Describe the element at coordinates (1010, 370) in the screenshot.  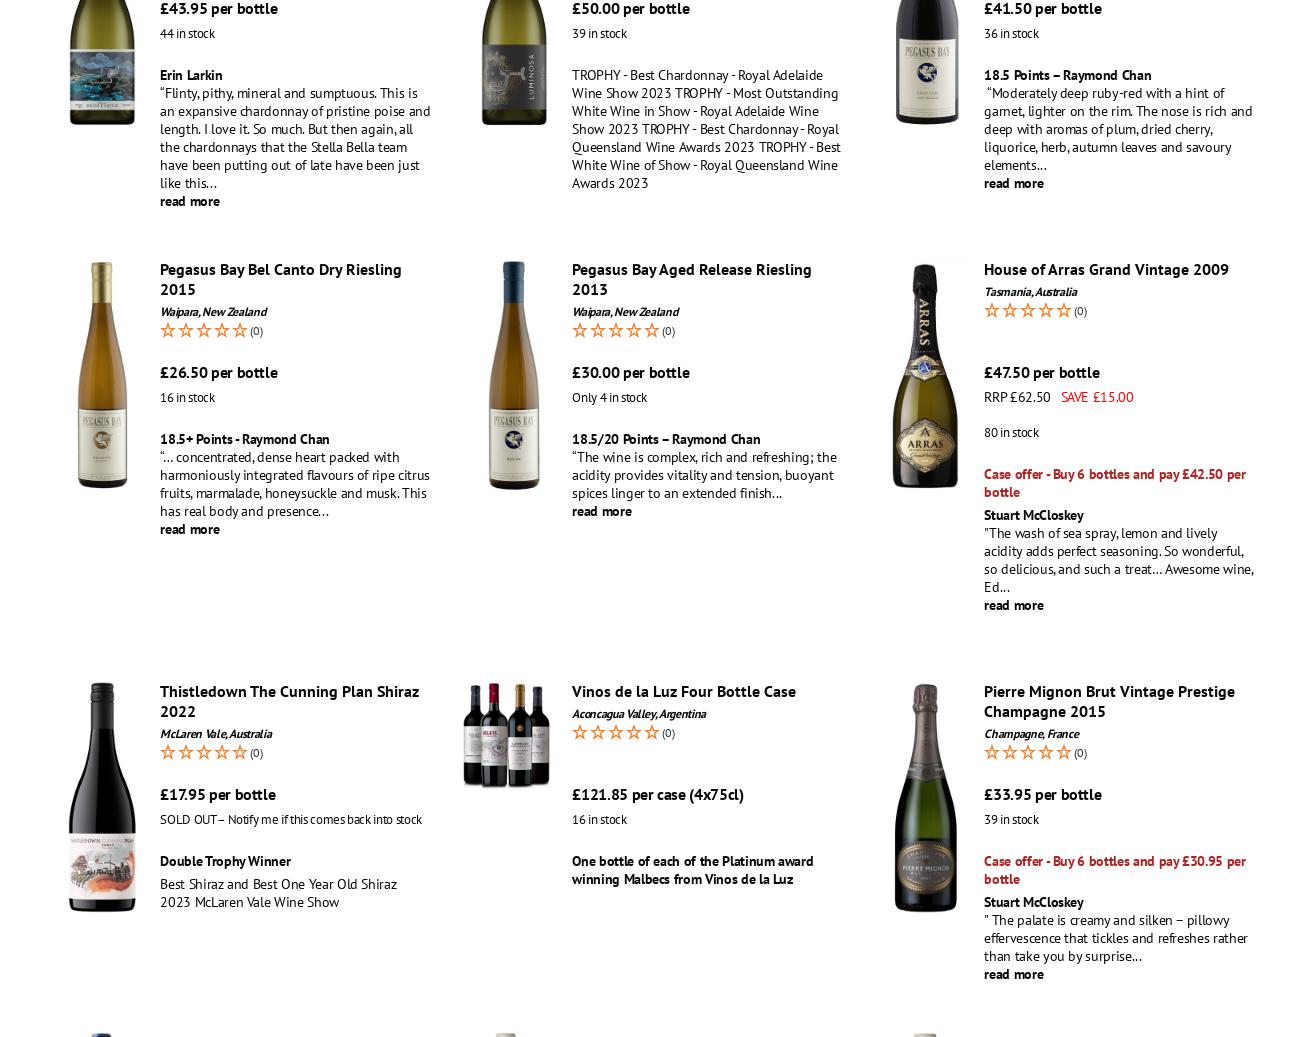
I see `'47.50'` at that location.